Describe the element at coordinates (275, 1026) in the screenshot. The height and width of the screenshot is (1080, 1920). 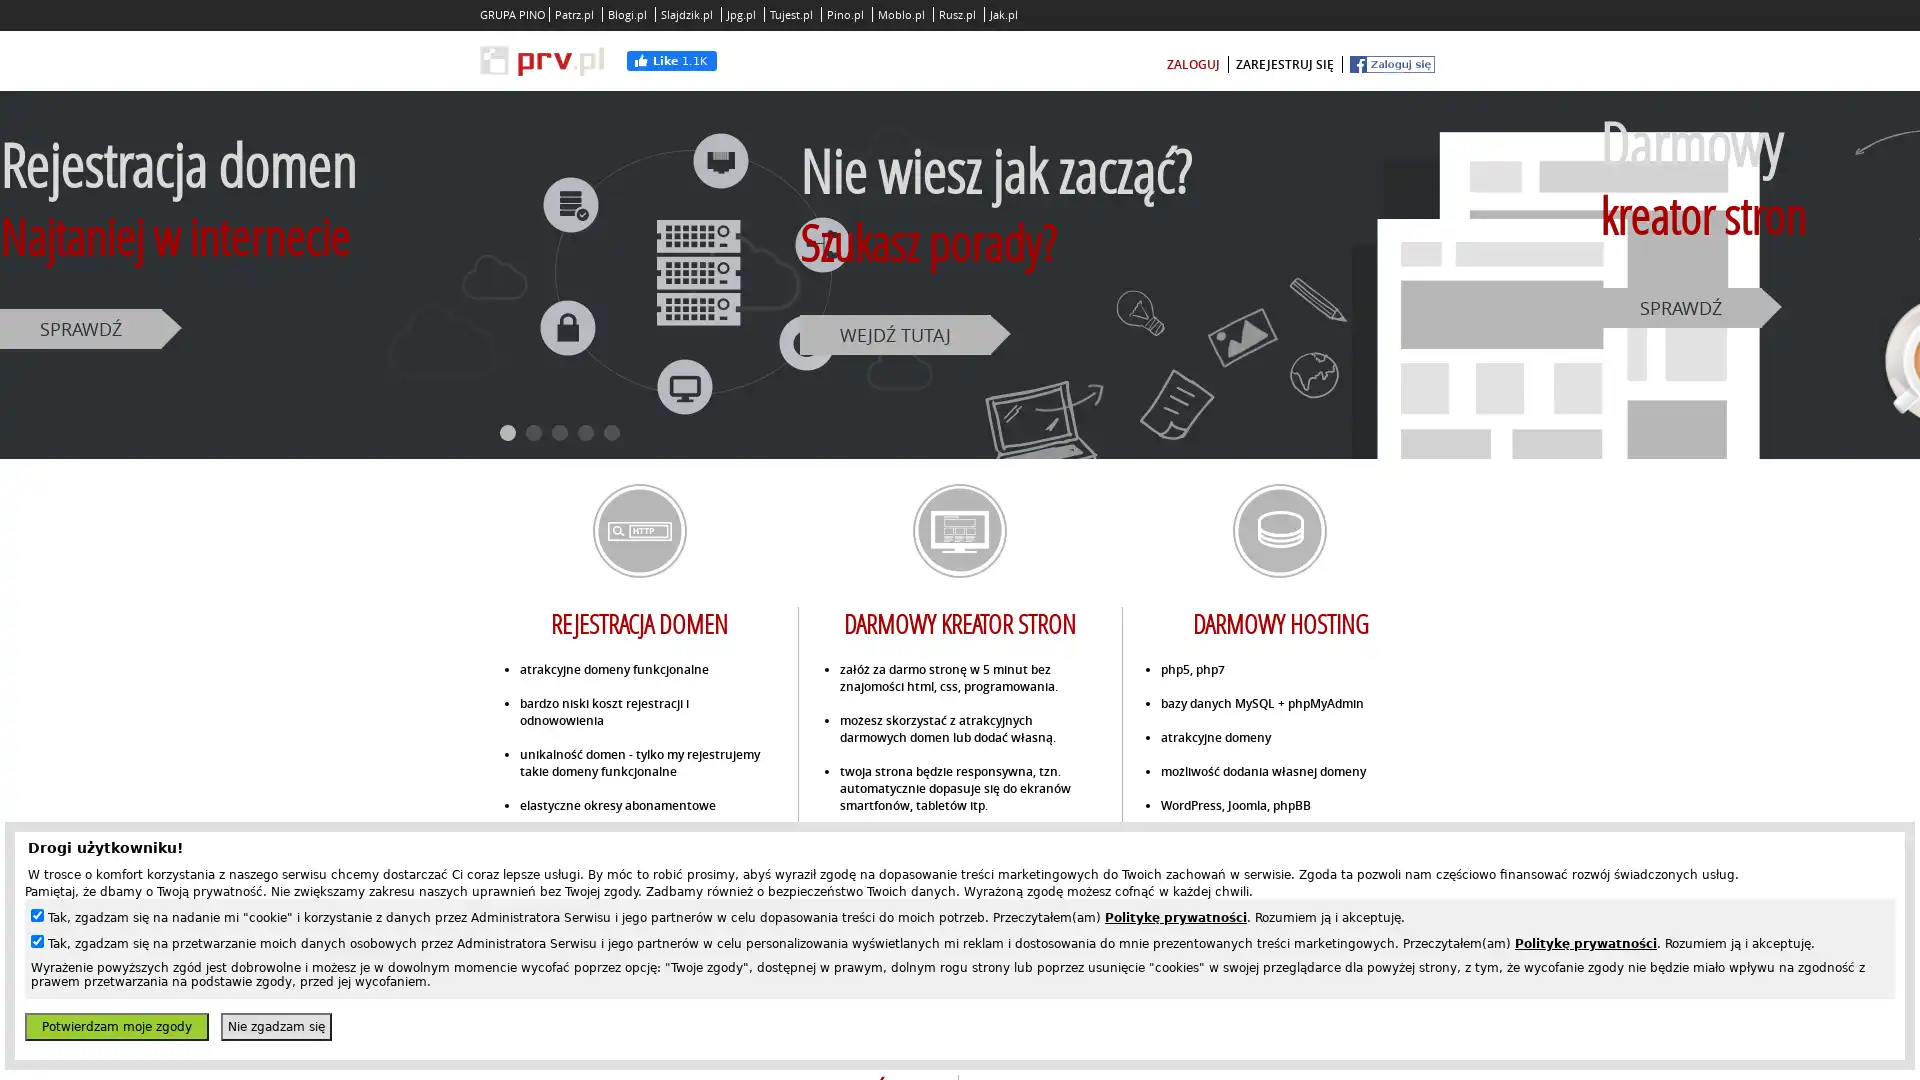
I see `Nie zgadzam sie` at that location.